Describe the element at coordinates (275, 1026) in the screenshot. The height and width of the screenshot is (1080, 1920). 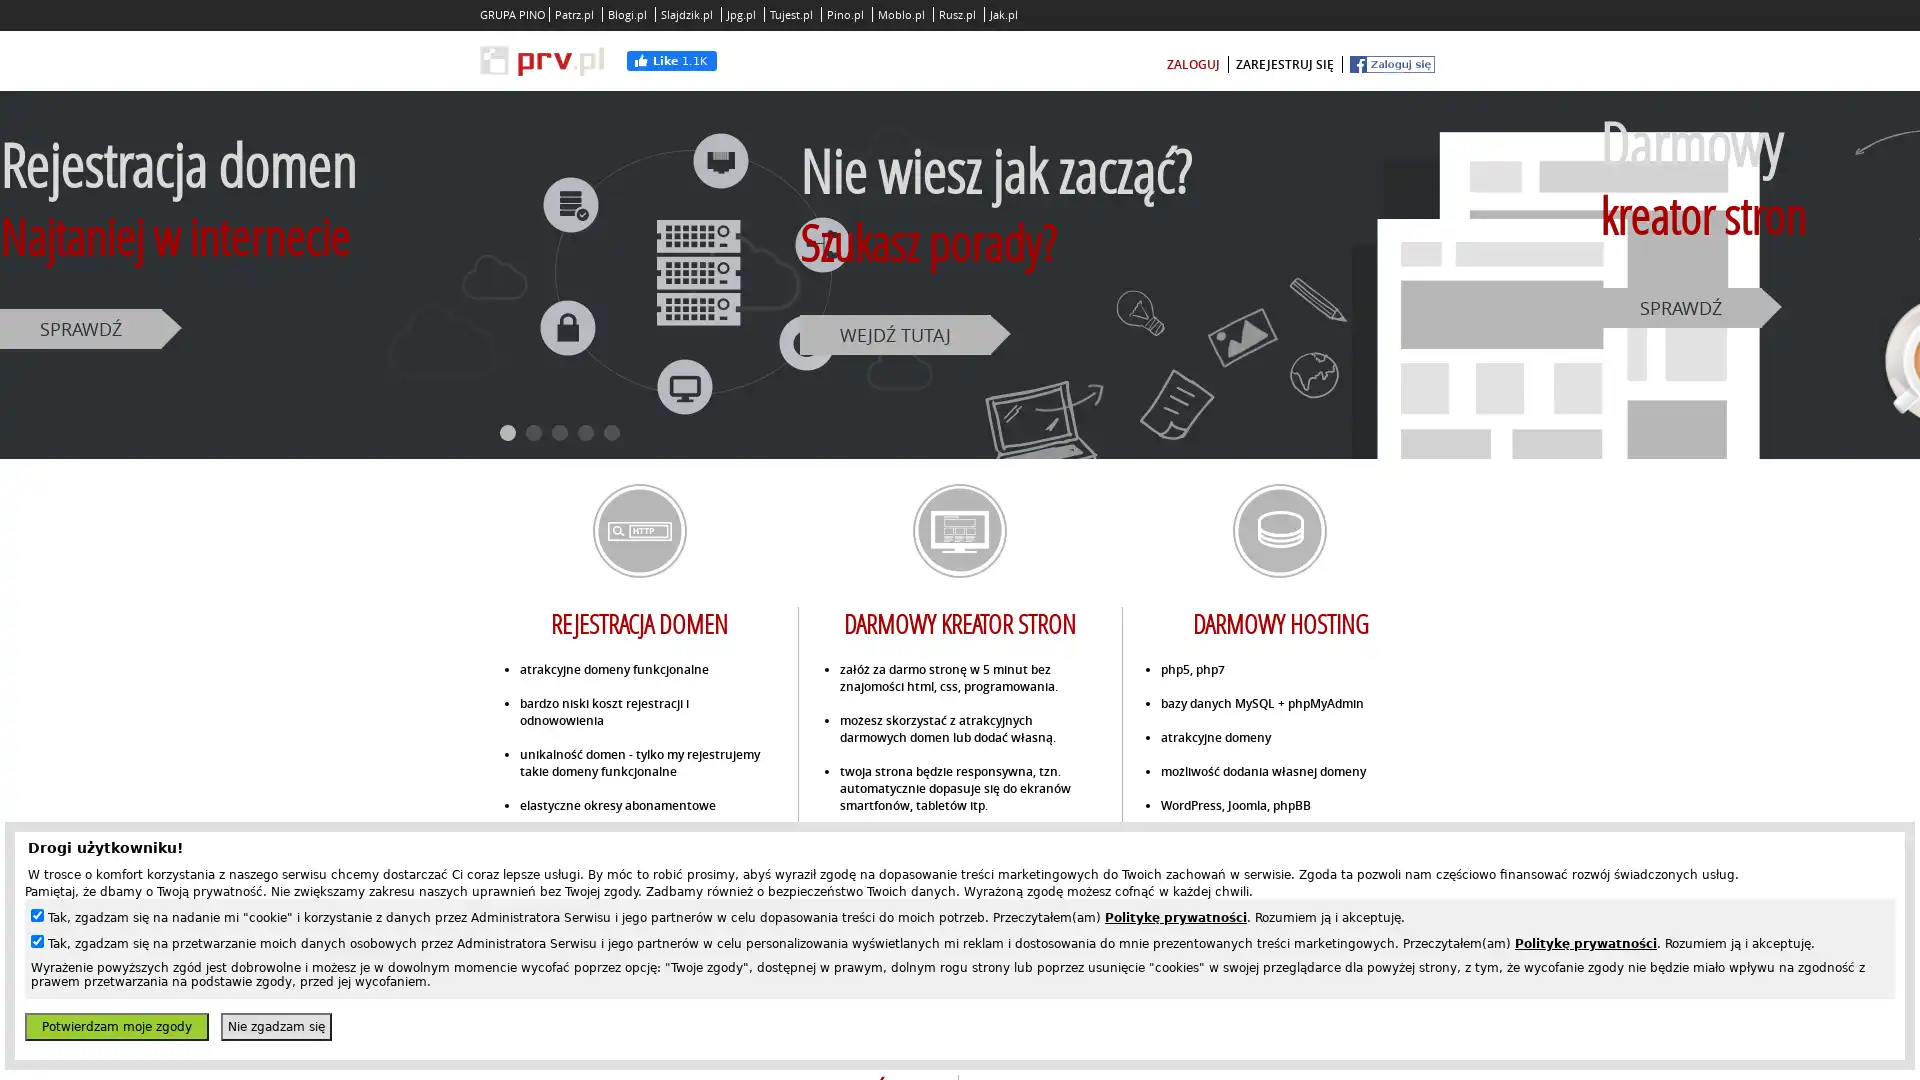
I see `Nie zgadzam sie` at that location.